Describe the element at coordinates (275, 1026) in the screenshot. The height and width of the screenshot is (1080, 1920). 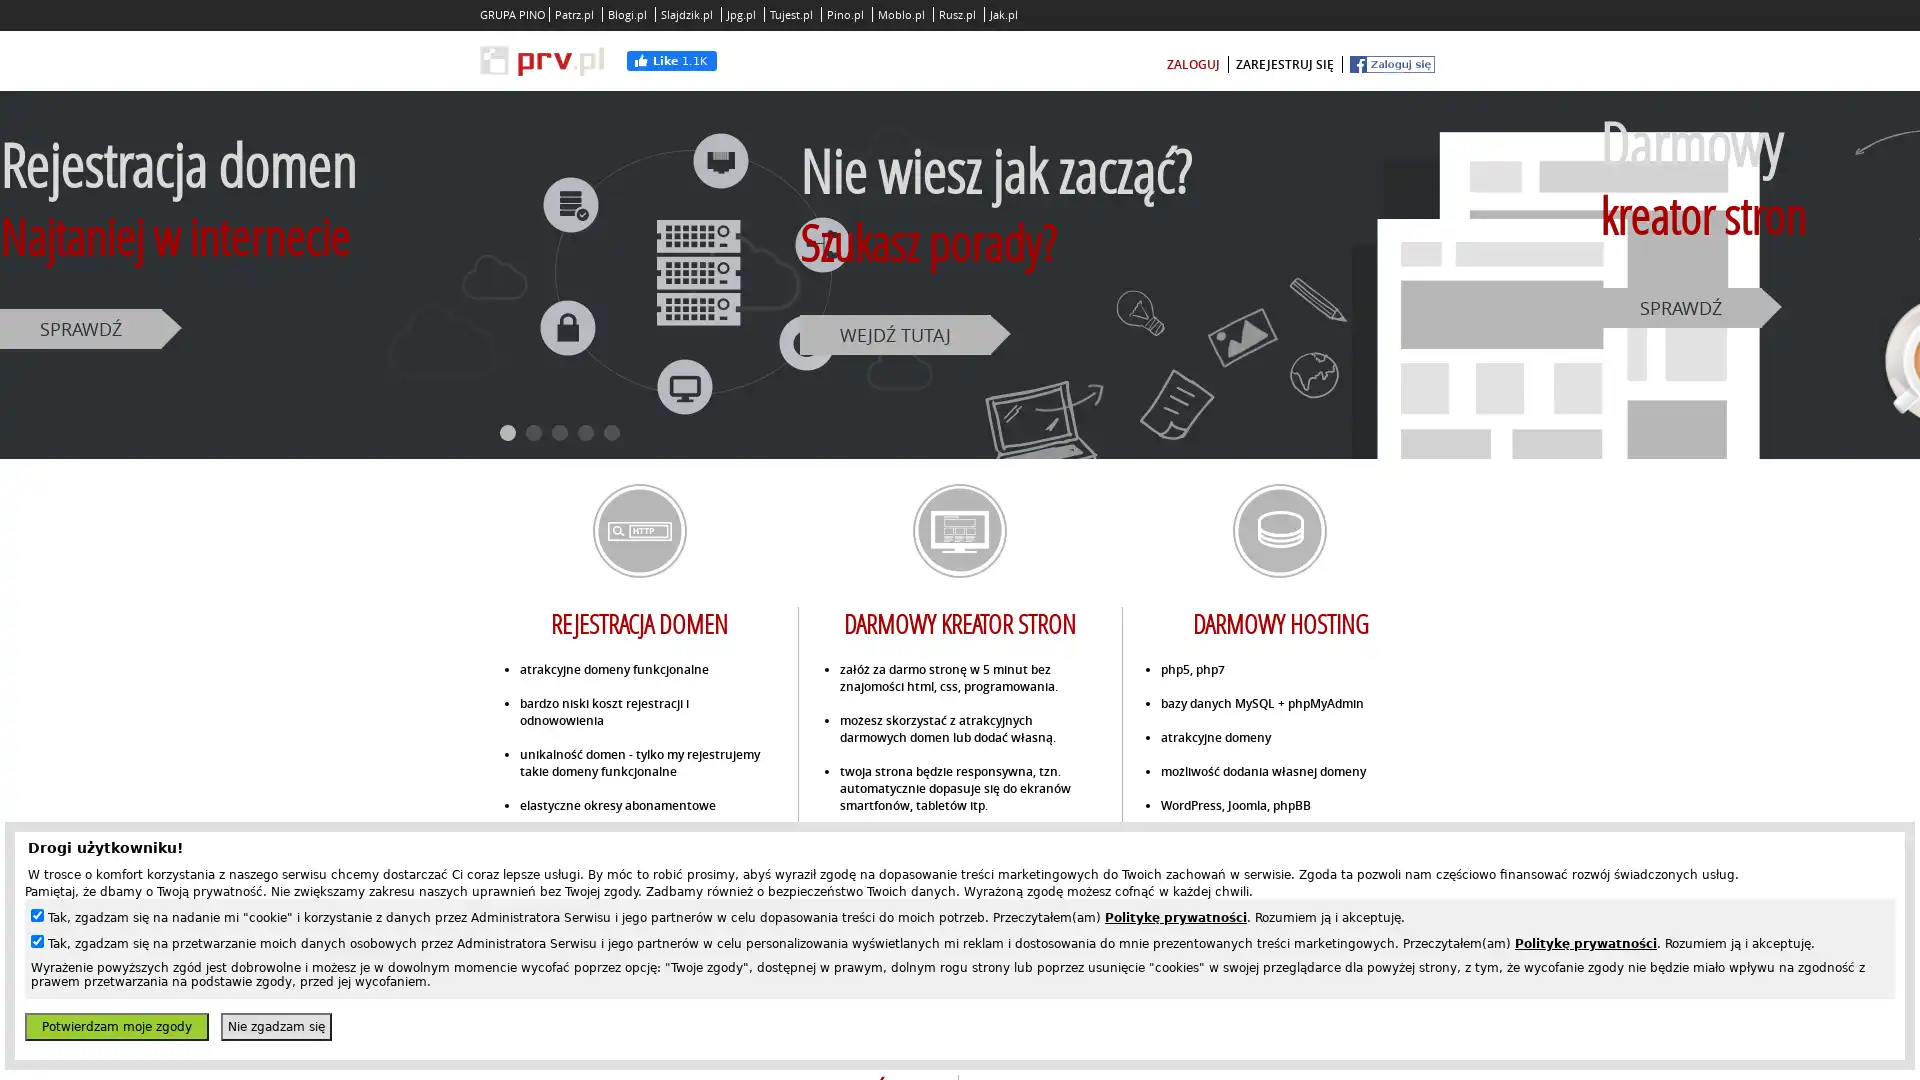
I see `Nie zgadzam sie` at that location.